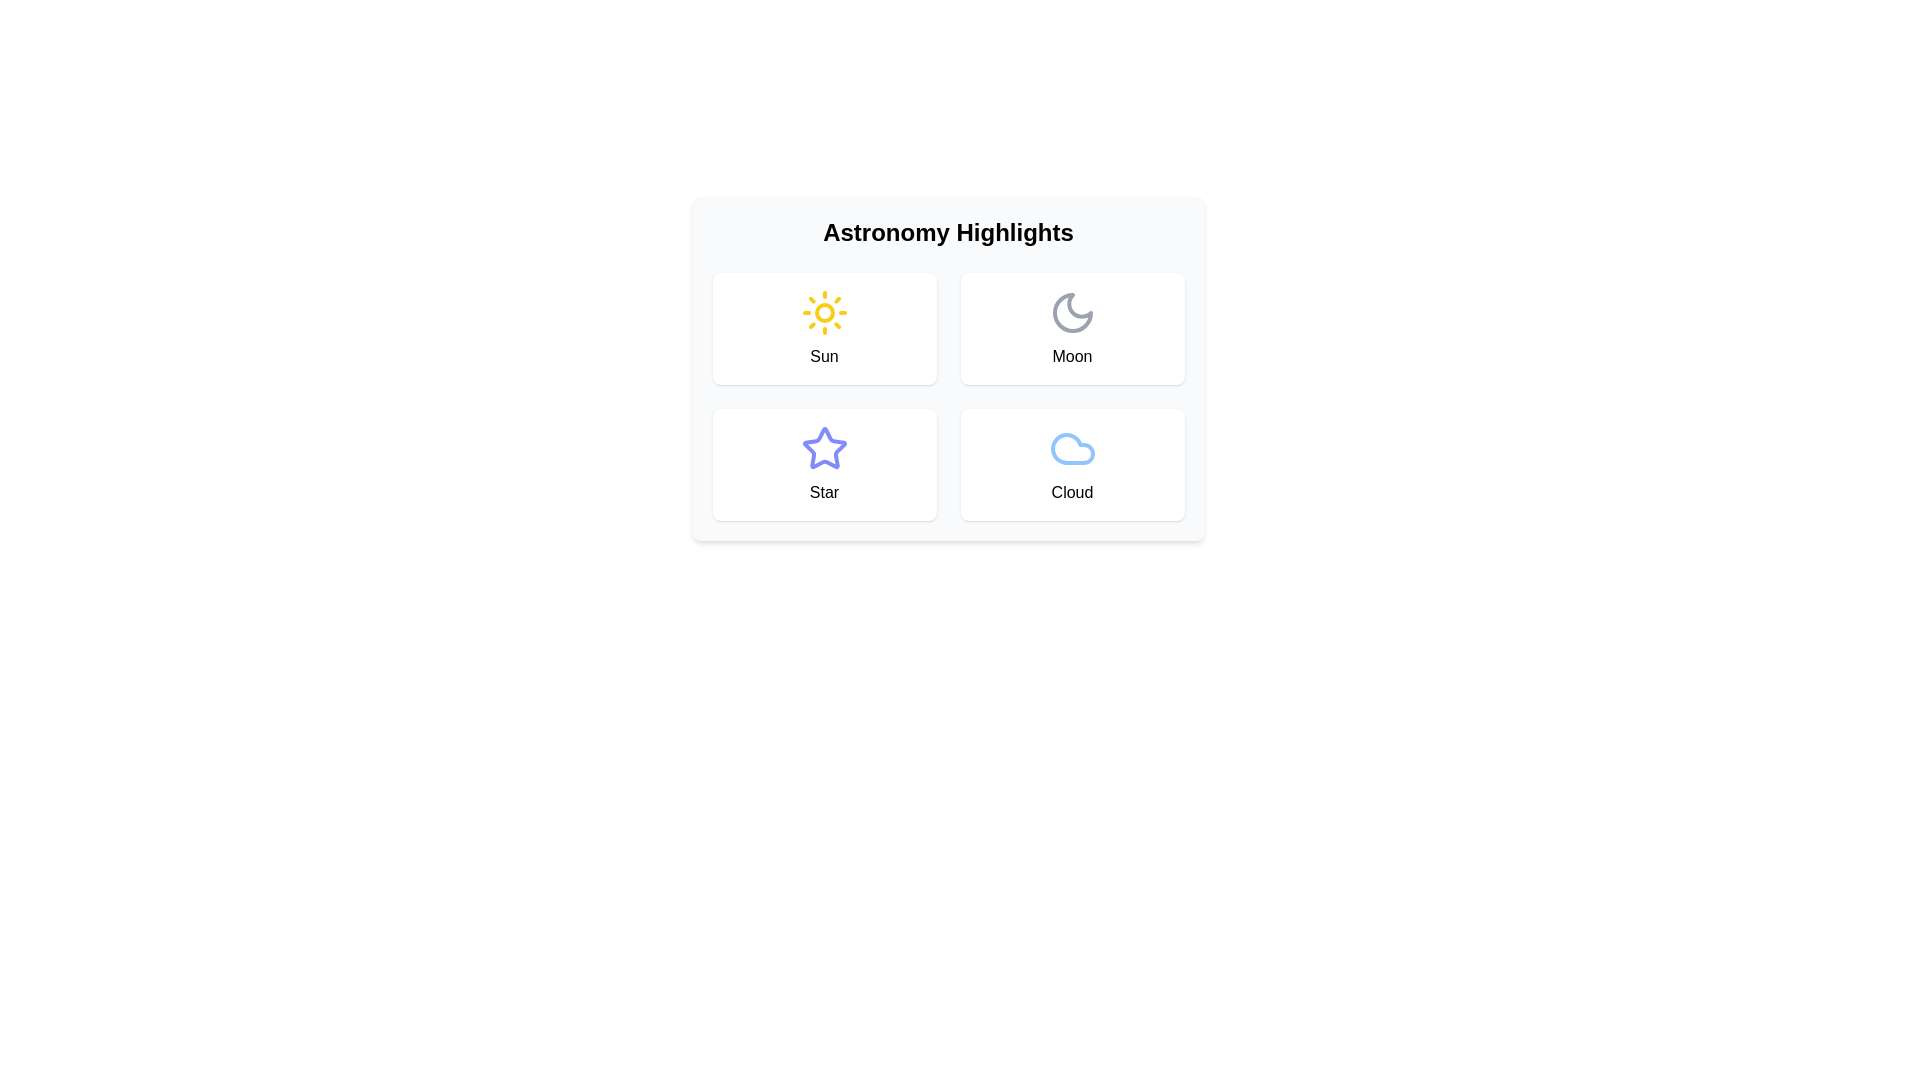  Describe the element at coordinates (1071, 447) in the screenshot. I see `the cloud icon located in the bottom-right corner of the 'Astronomy Highlights' grid, which visually represents the concept of a cloud and is positioned next to the 'Star' section` at that location.